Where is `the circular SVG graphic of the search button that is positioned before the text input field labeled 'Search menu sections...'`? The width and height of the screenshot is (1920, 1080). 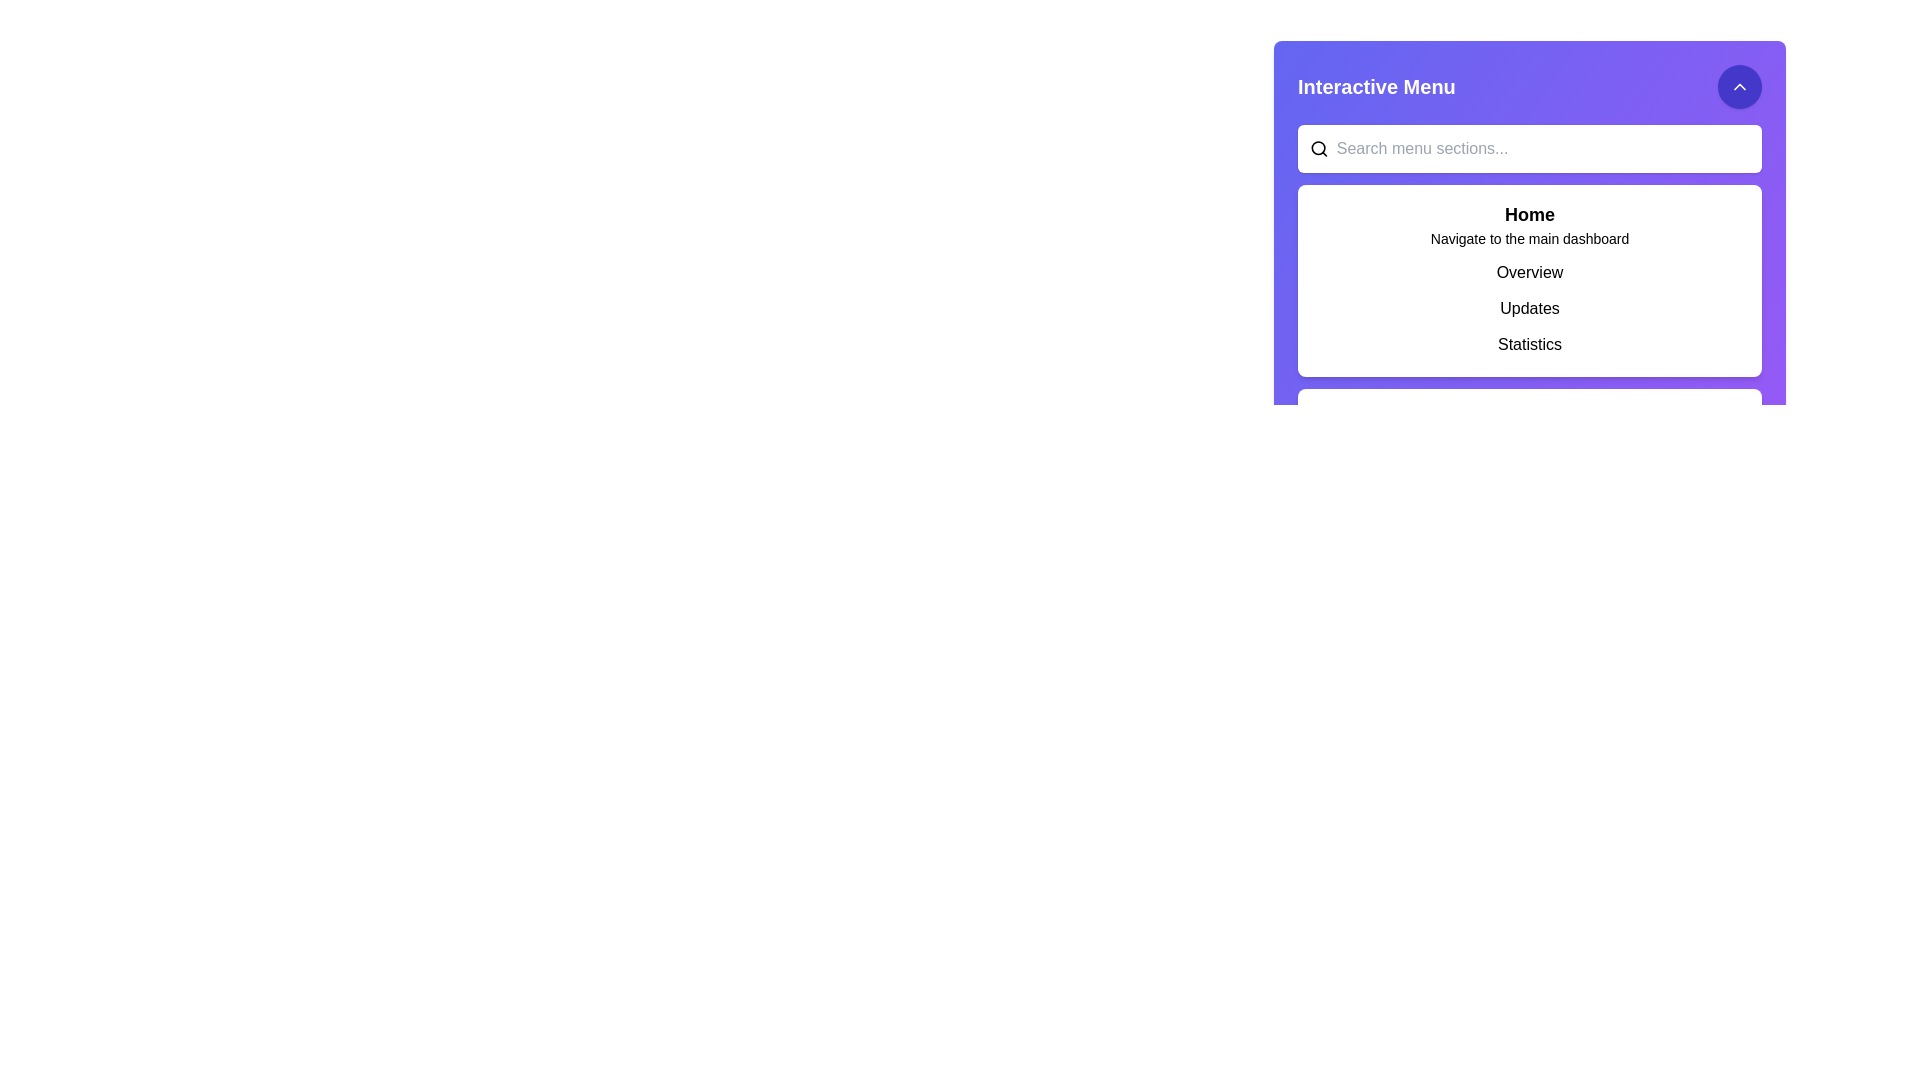
the circular SVG graphic of the search button that is positioned before the text input field labeled 'Search menu sections...' is located at coordinates (1318, 147).